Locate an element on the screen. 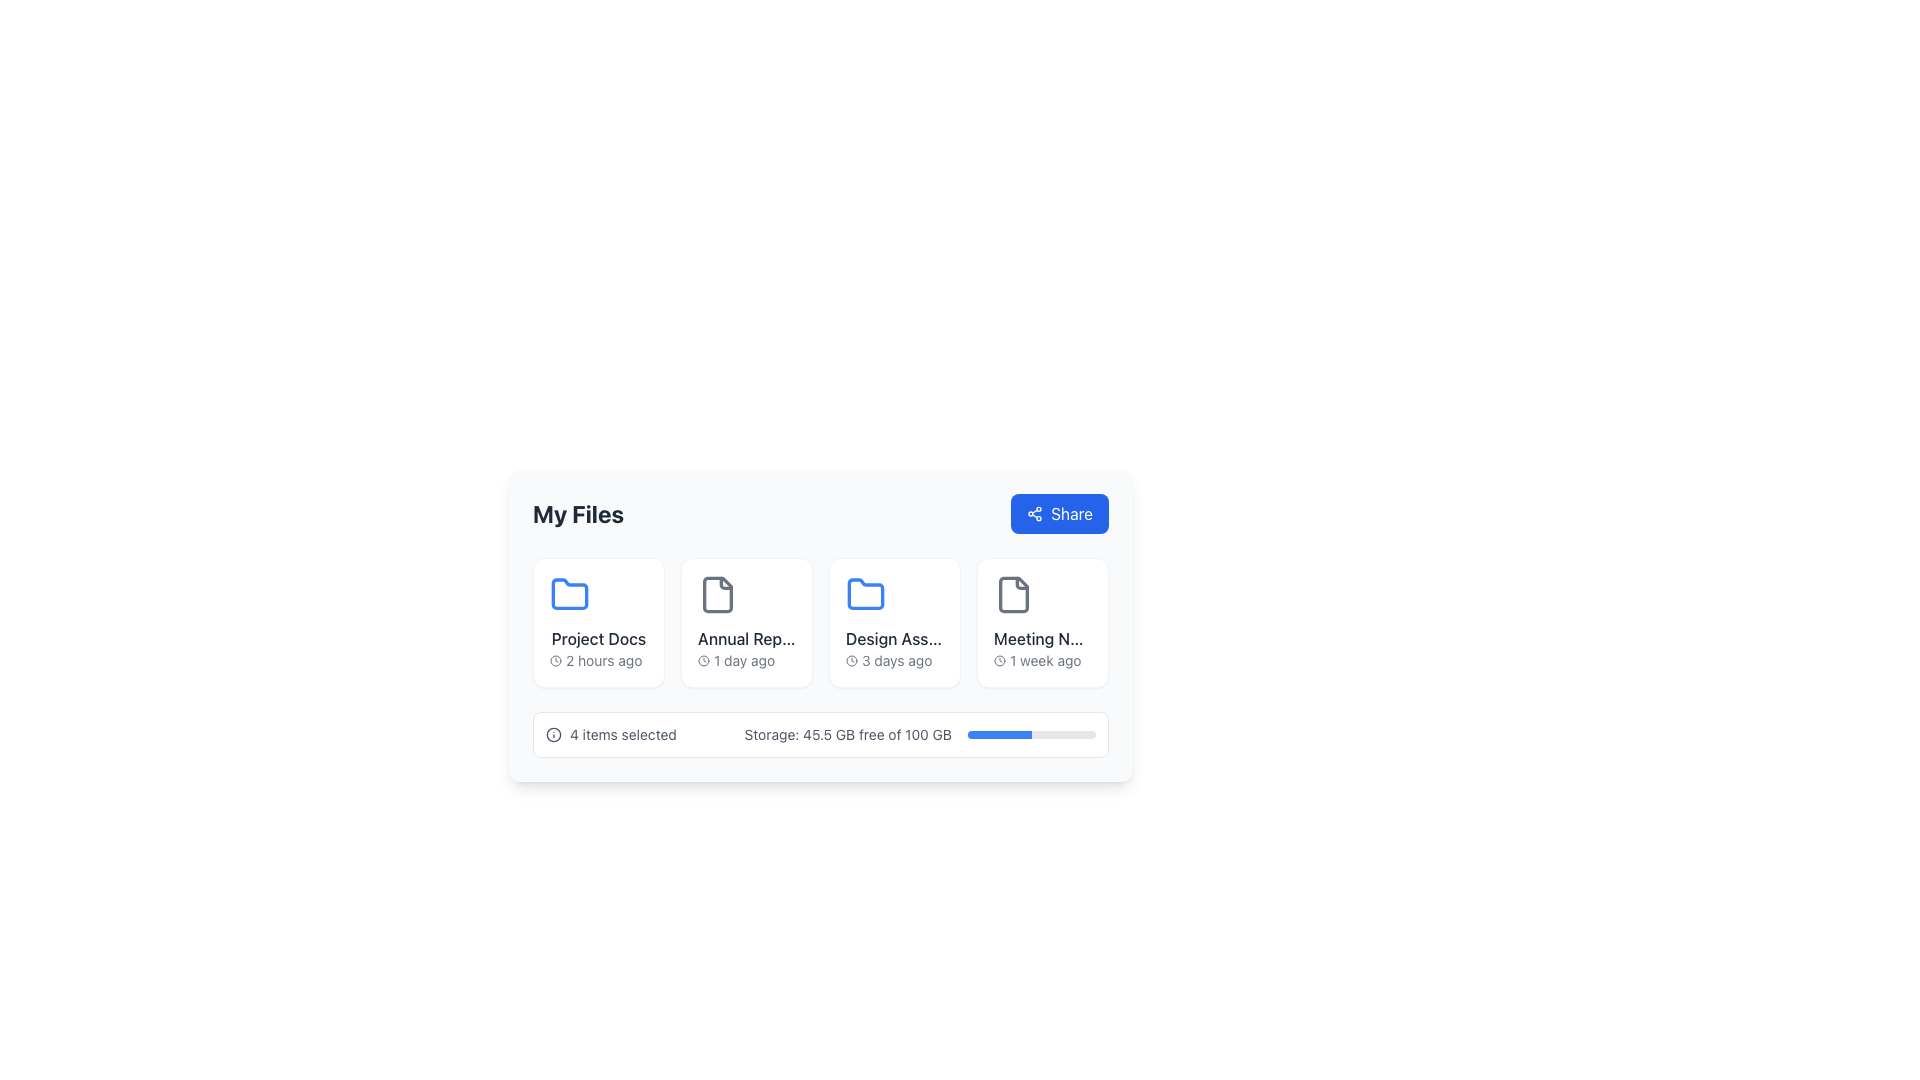 This screenshot has height=1080, width=1920. the blue 'Share' button with rounded corners located at the top right corner of the 'My Files' panel is located at coordinates (1059, 512).